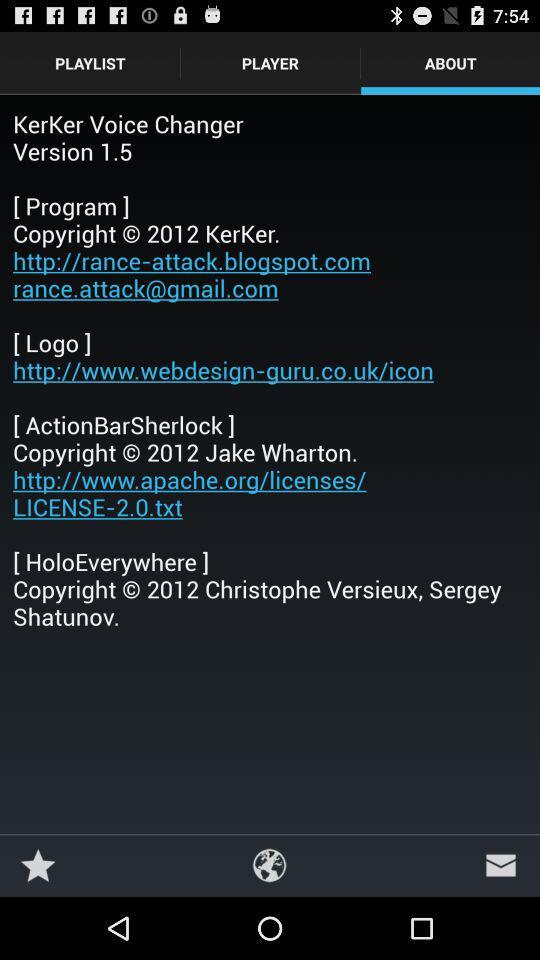  Describe the element at coordinates (270, 368) in the screenshot. I see `the kerker voice changer` at that location.